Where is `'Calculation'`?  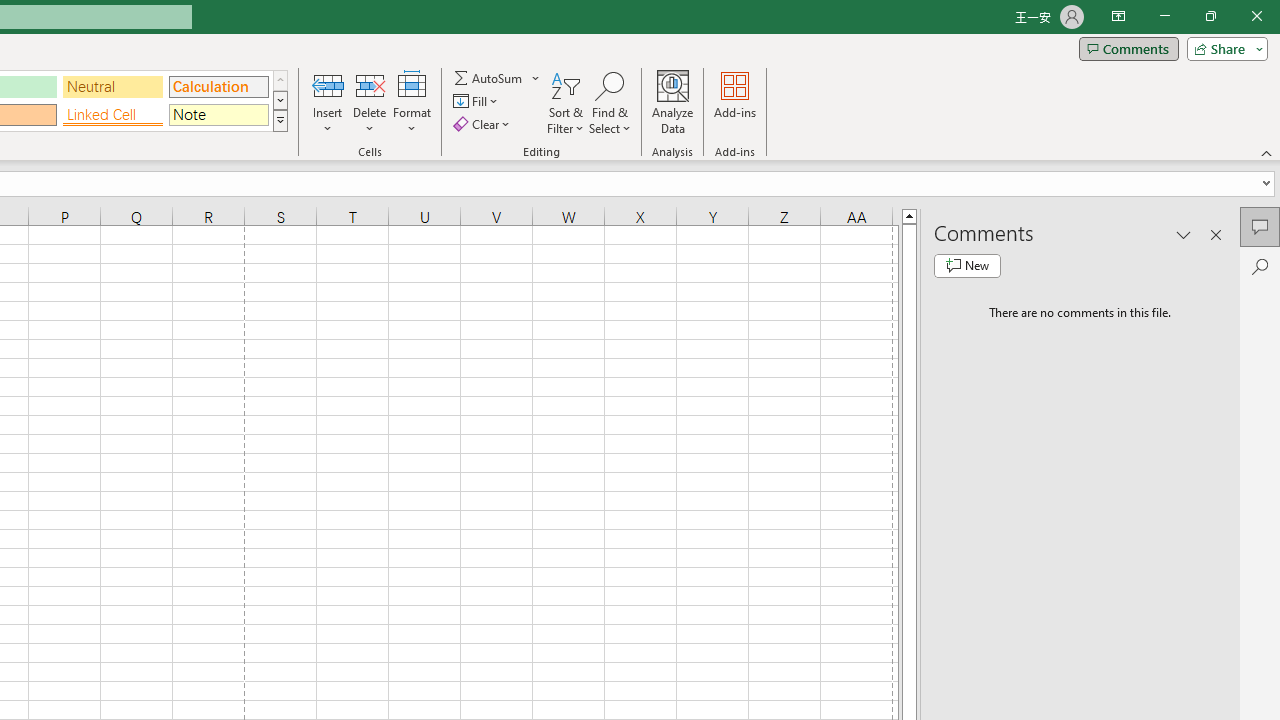 'Calculation' is located at coordinates (218, 85).